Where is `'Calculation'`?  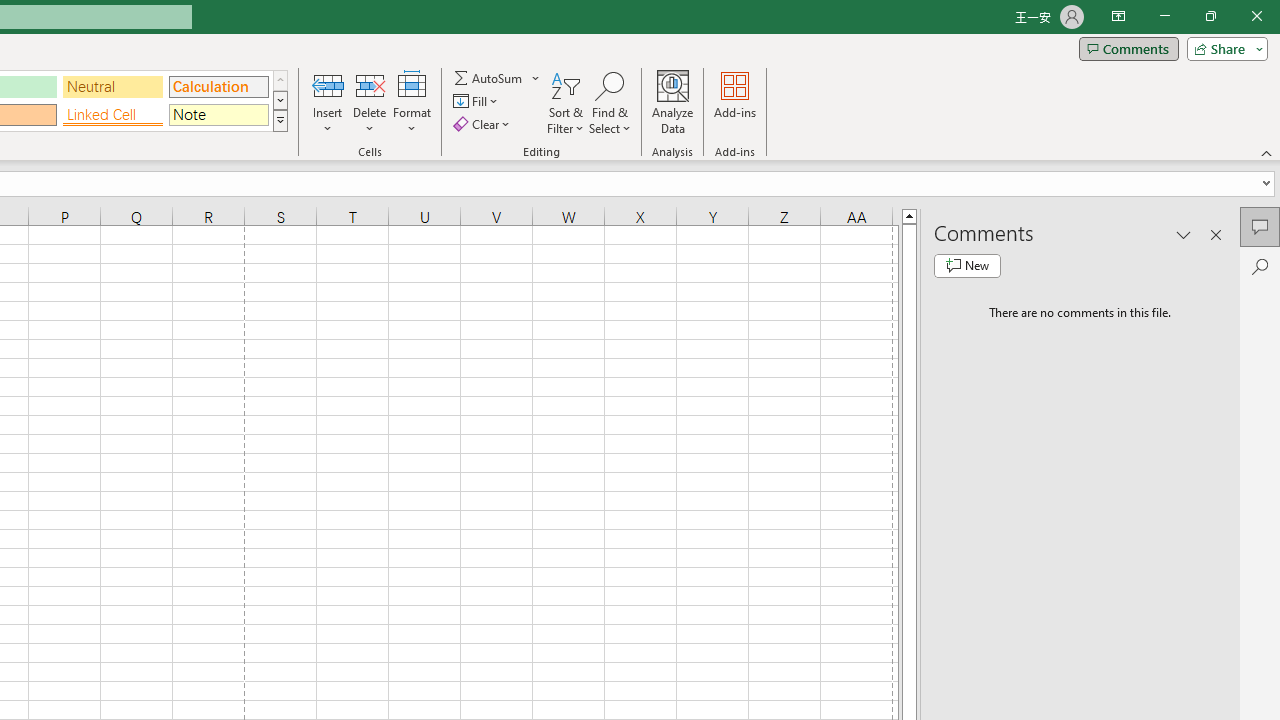 'Calculation' is located at coordinates (218, 85).